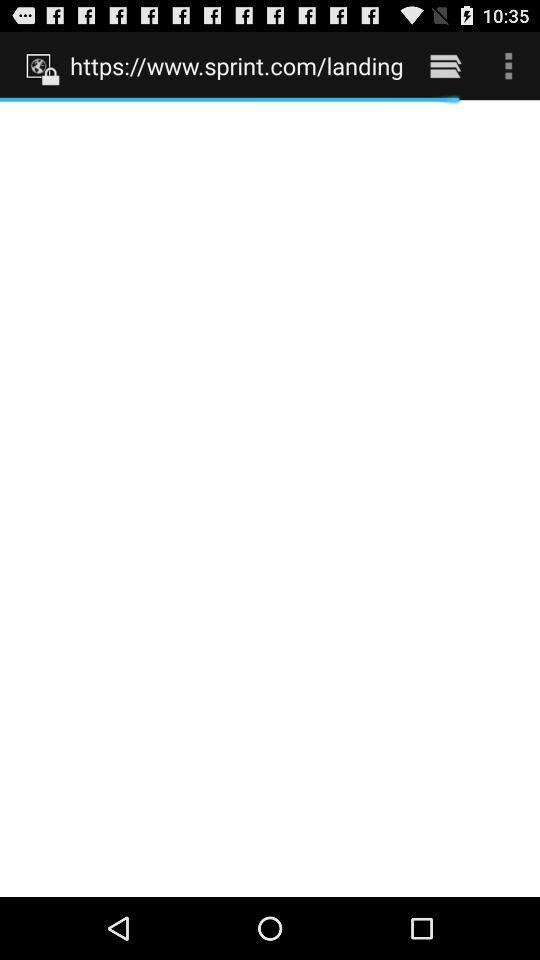  I want to click on https www sprint item, so click(235, 65).